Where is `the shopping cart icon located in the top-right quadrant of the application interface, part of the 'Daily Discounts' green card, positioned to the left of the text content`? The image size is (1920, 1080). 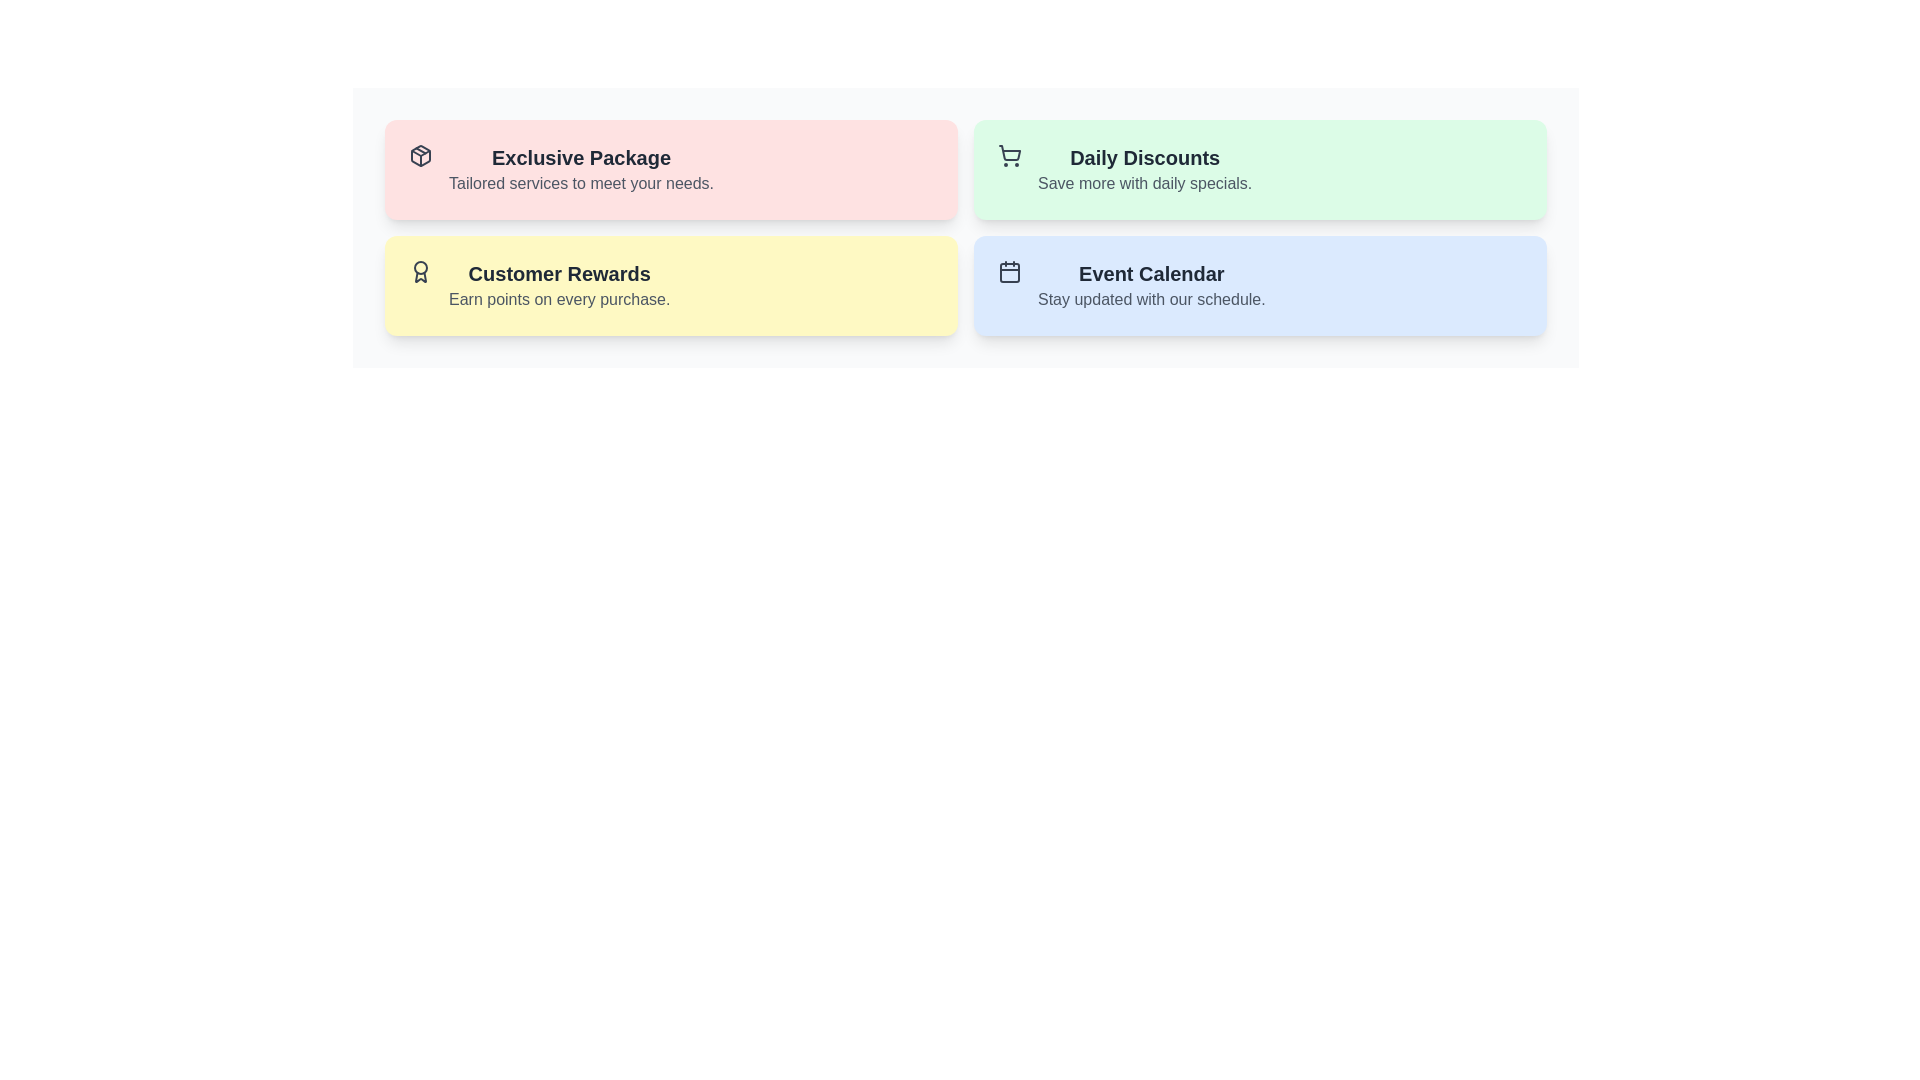
the shopping cart icon located in the top-right quadrant of the application interface, part of the 'Daily Discounts' green card, positioned to the left of the text content is located at coordinates (1010, 152).